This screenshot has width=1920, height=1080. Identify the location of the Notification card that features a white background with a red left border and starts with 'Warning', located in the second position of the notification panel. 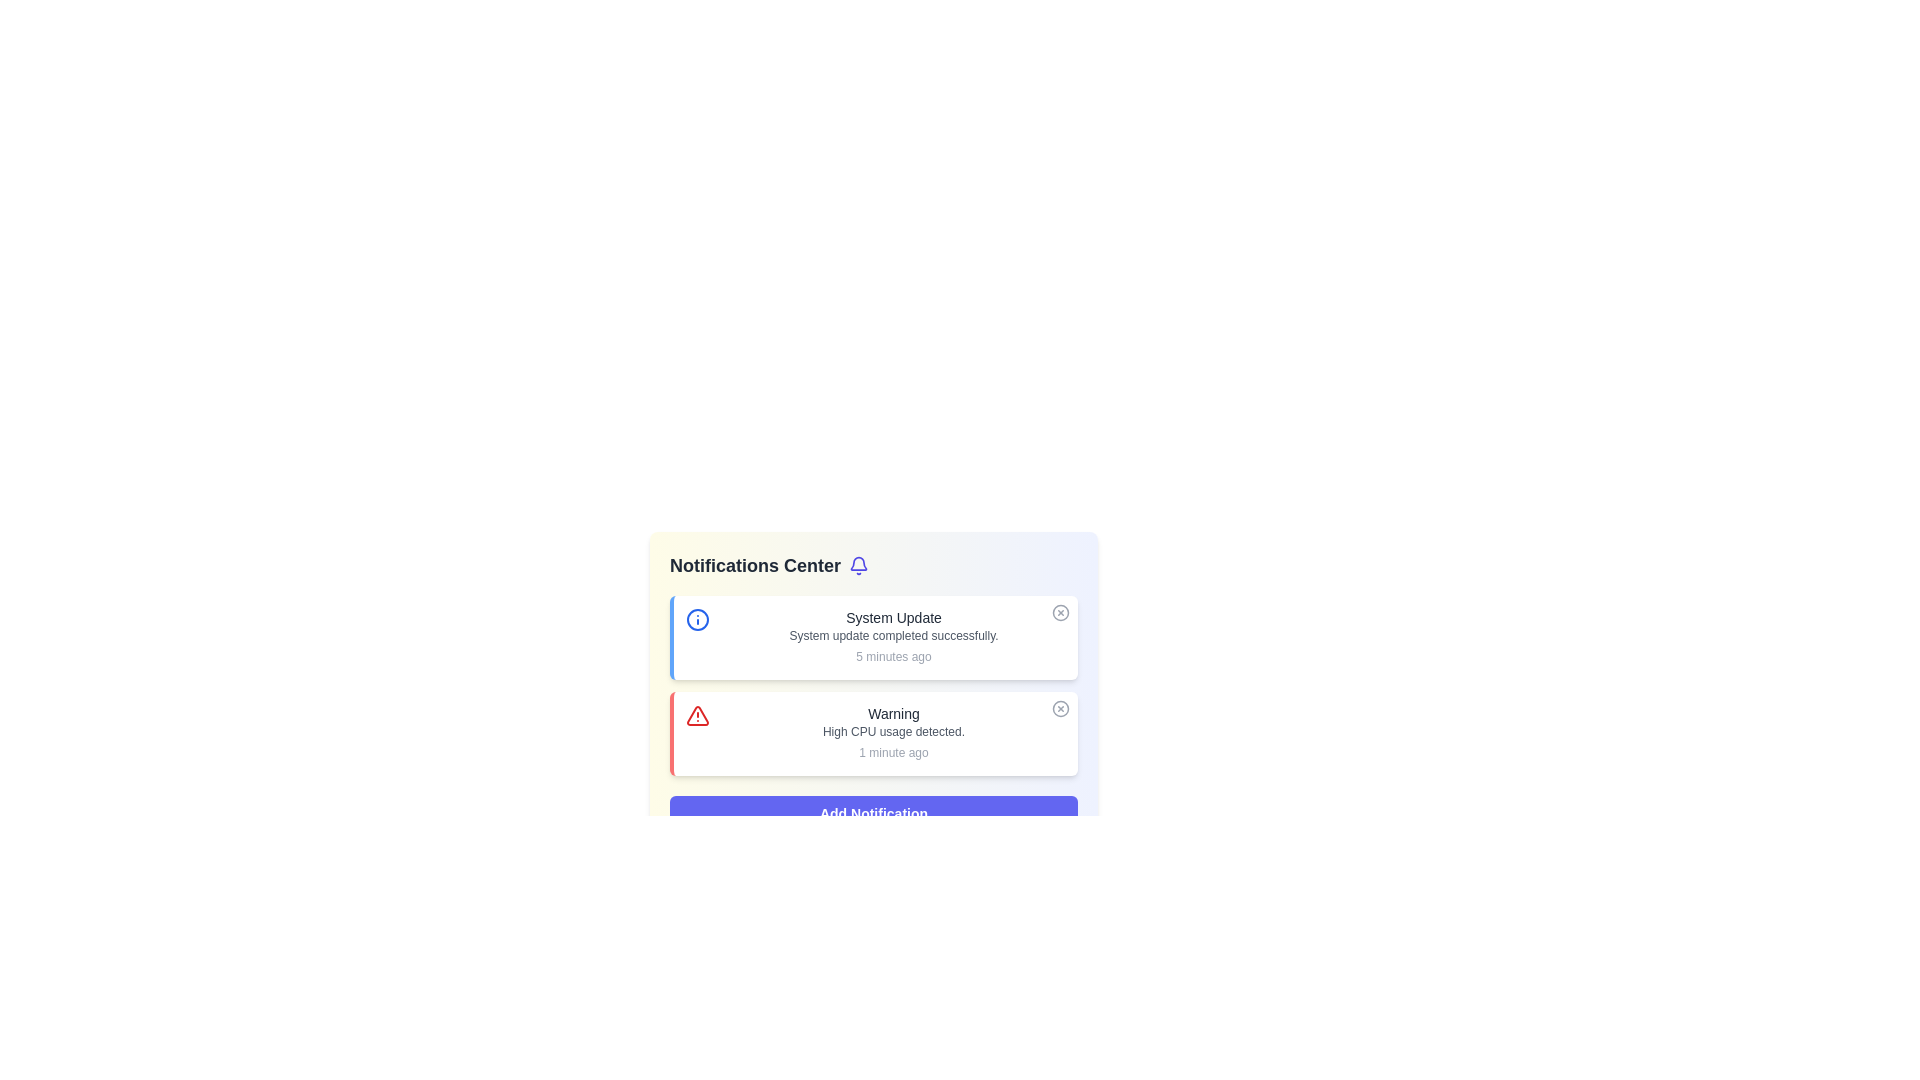
(873, 733).